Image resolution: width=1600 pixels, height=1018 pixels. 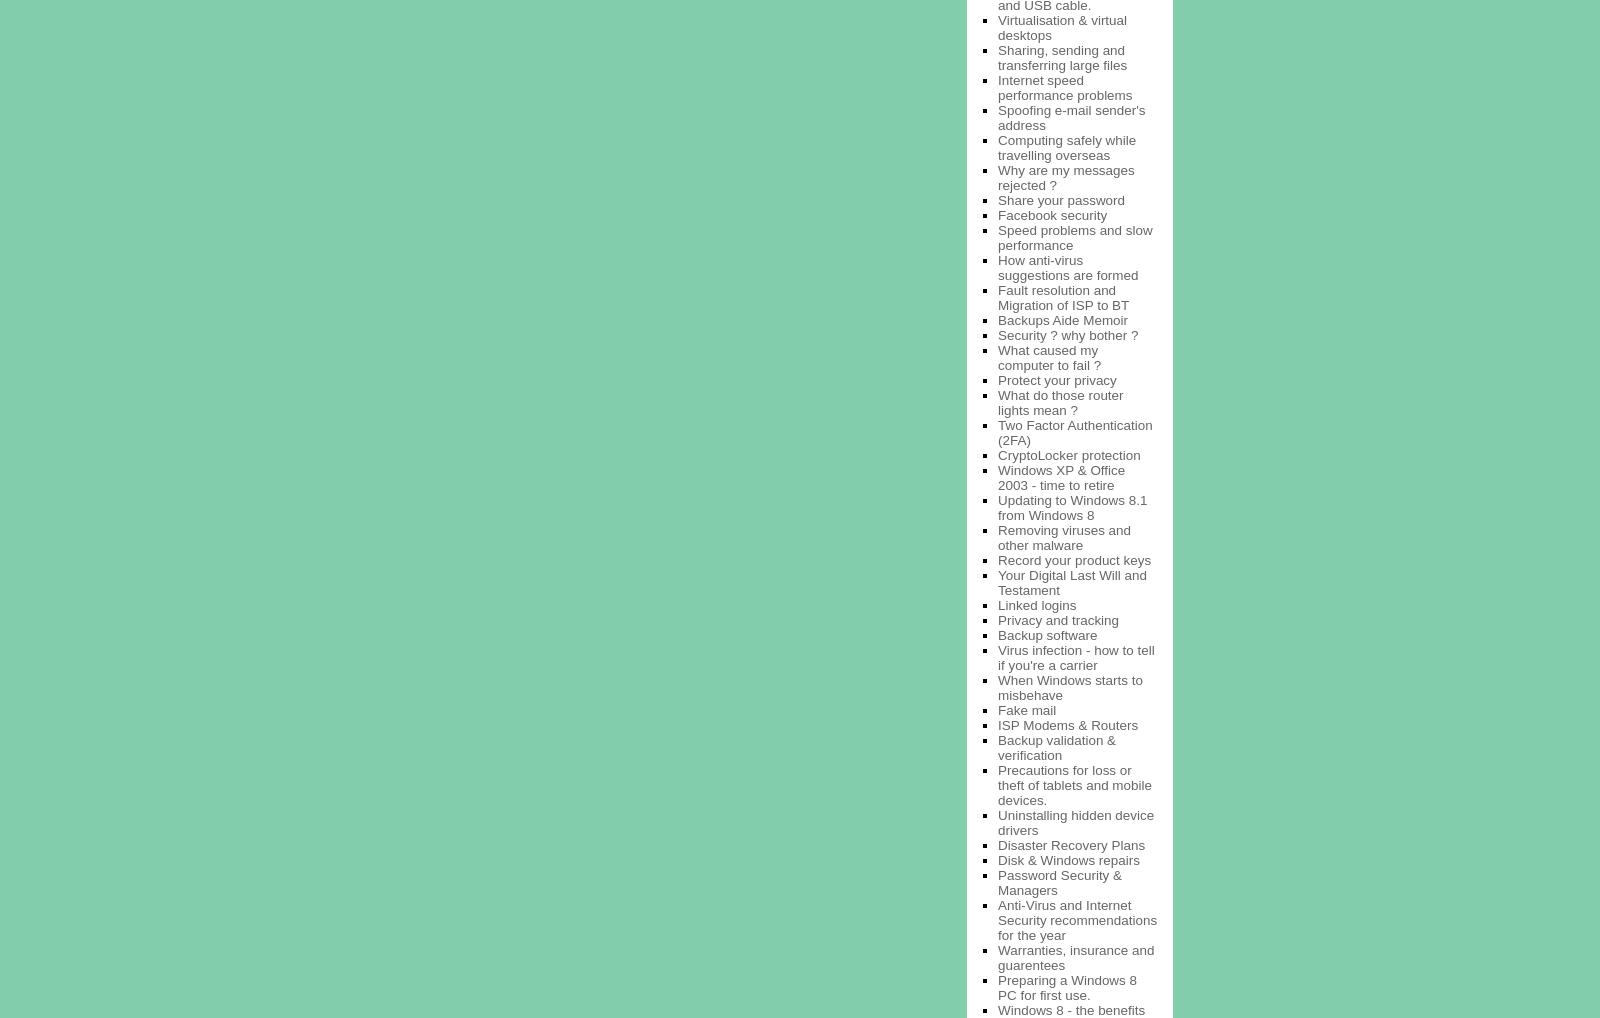 What do you see at coordinates (1061, 199) in the screenshot?
I see `'Share your password'` at bounding box center [1061, 199].